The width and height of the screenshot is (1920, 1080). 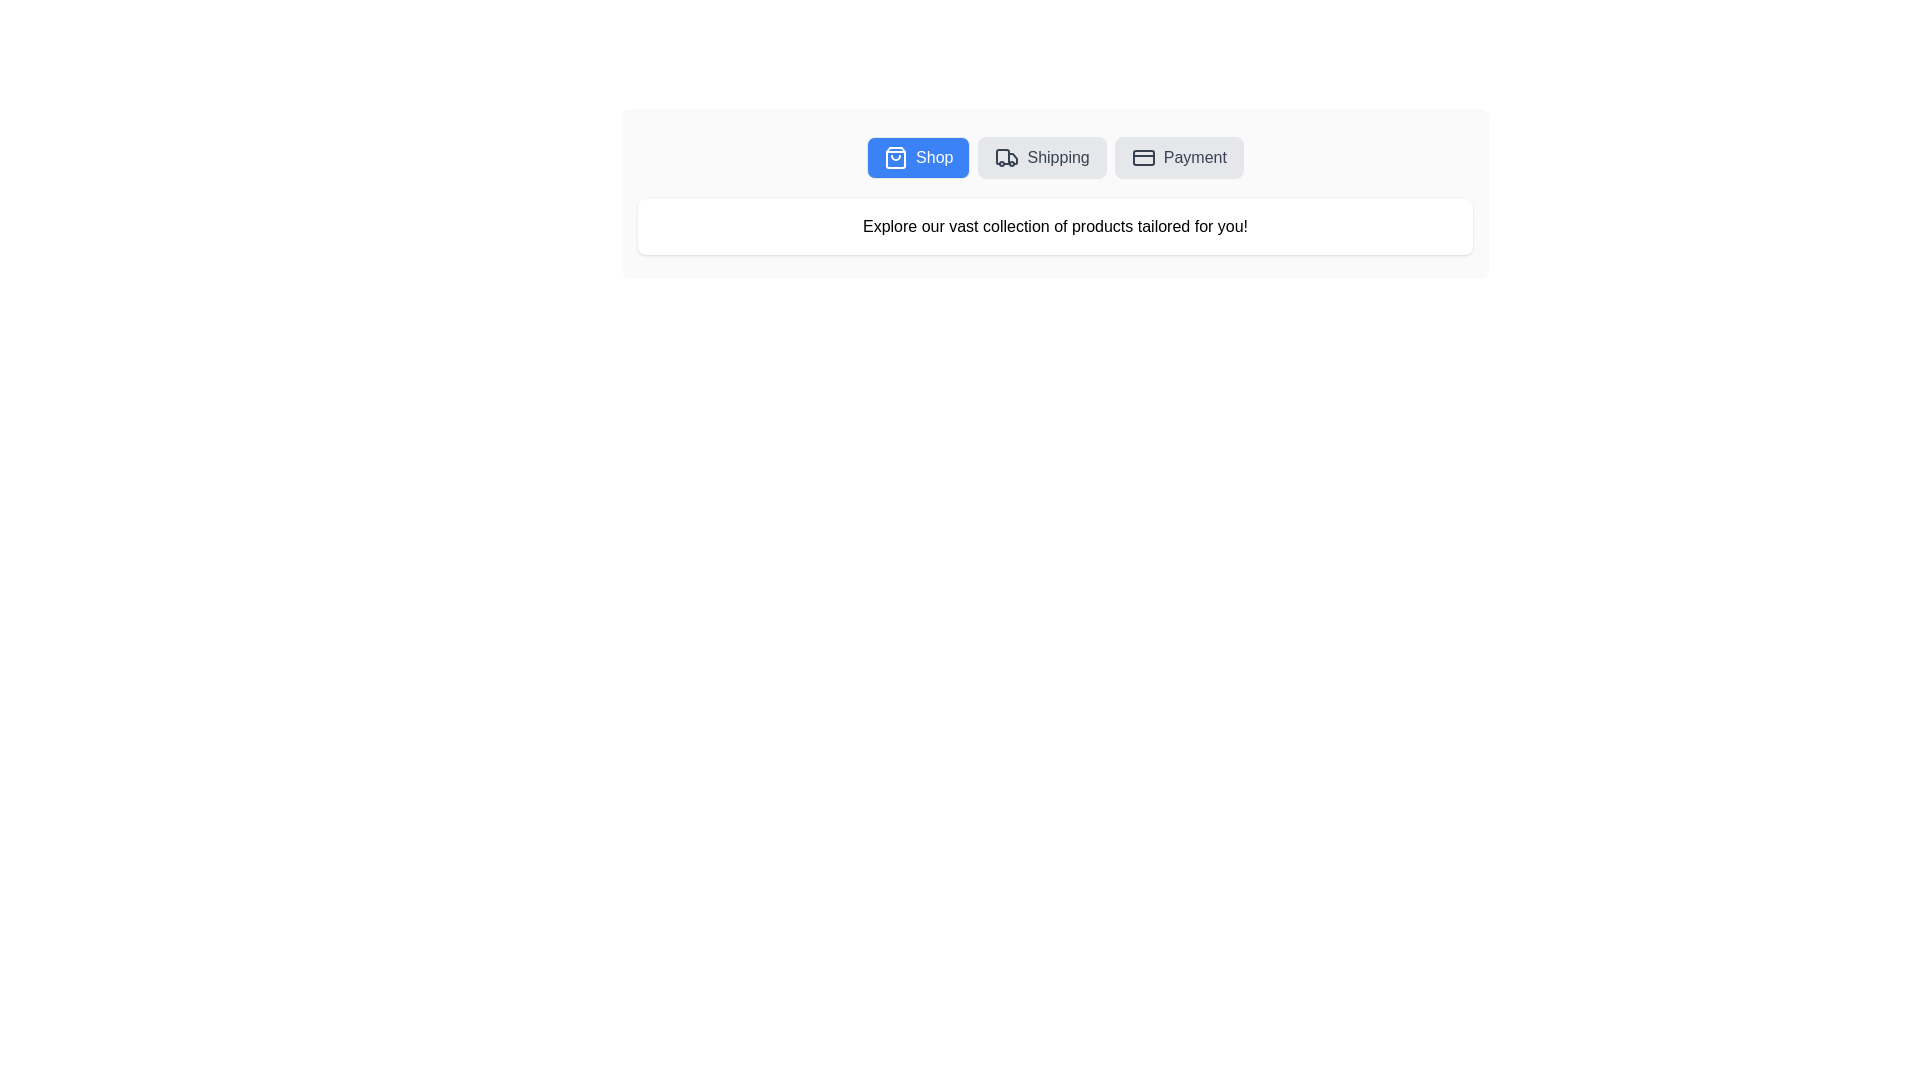 What do you see at coordinates (1041, 157) in the screenshot?
I see `the 'Shipping' button, which has a light gray background, black text with a truck icon, and is located between the 'Shop' and 'Payment' buttons` at bounding box center [1041, 157].